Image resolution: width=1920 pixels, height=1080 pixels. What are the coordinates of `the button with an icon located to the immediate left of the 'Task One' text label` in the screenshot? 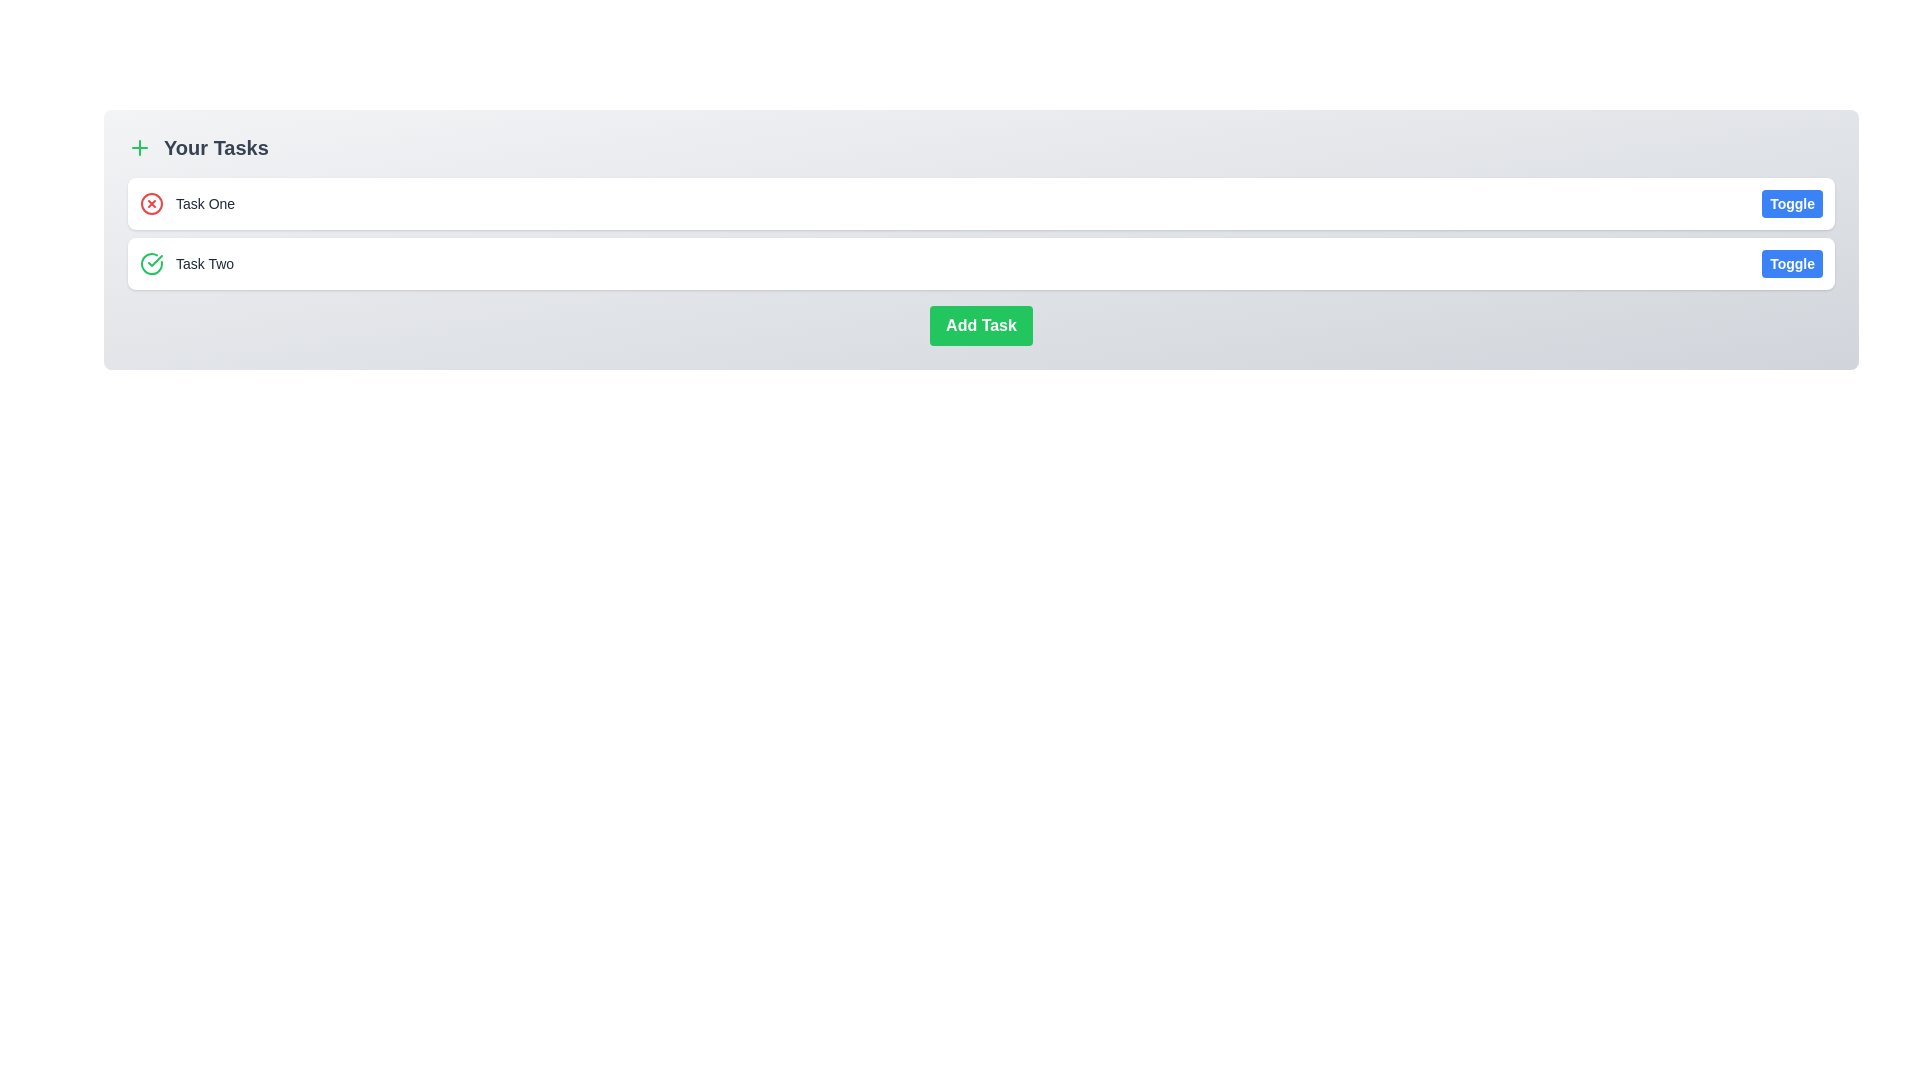 It's located at (151, 204).